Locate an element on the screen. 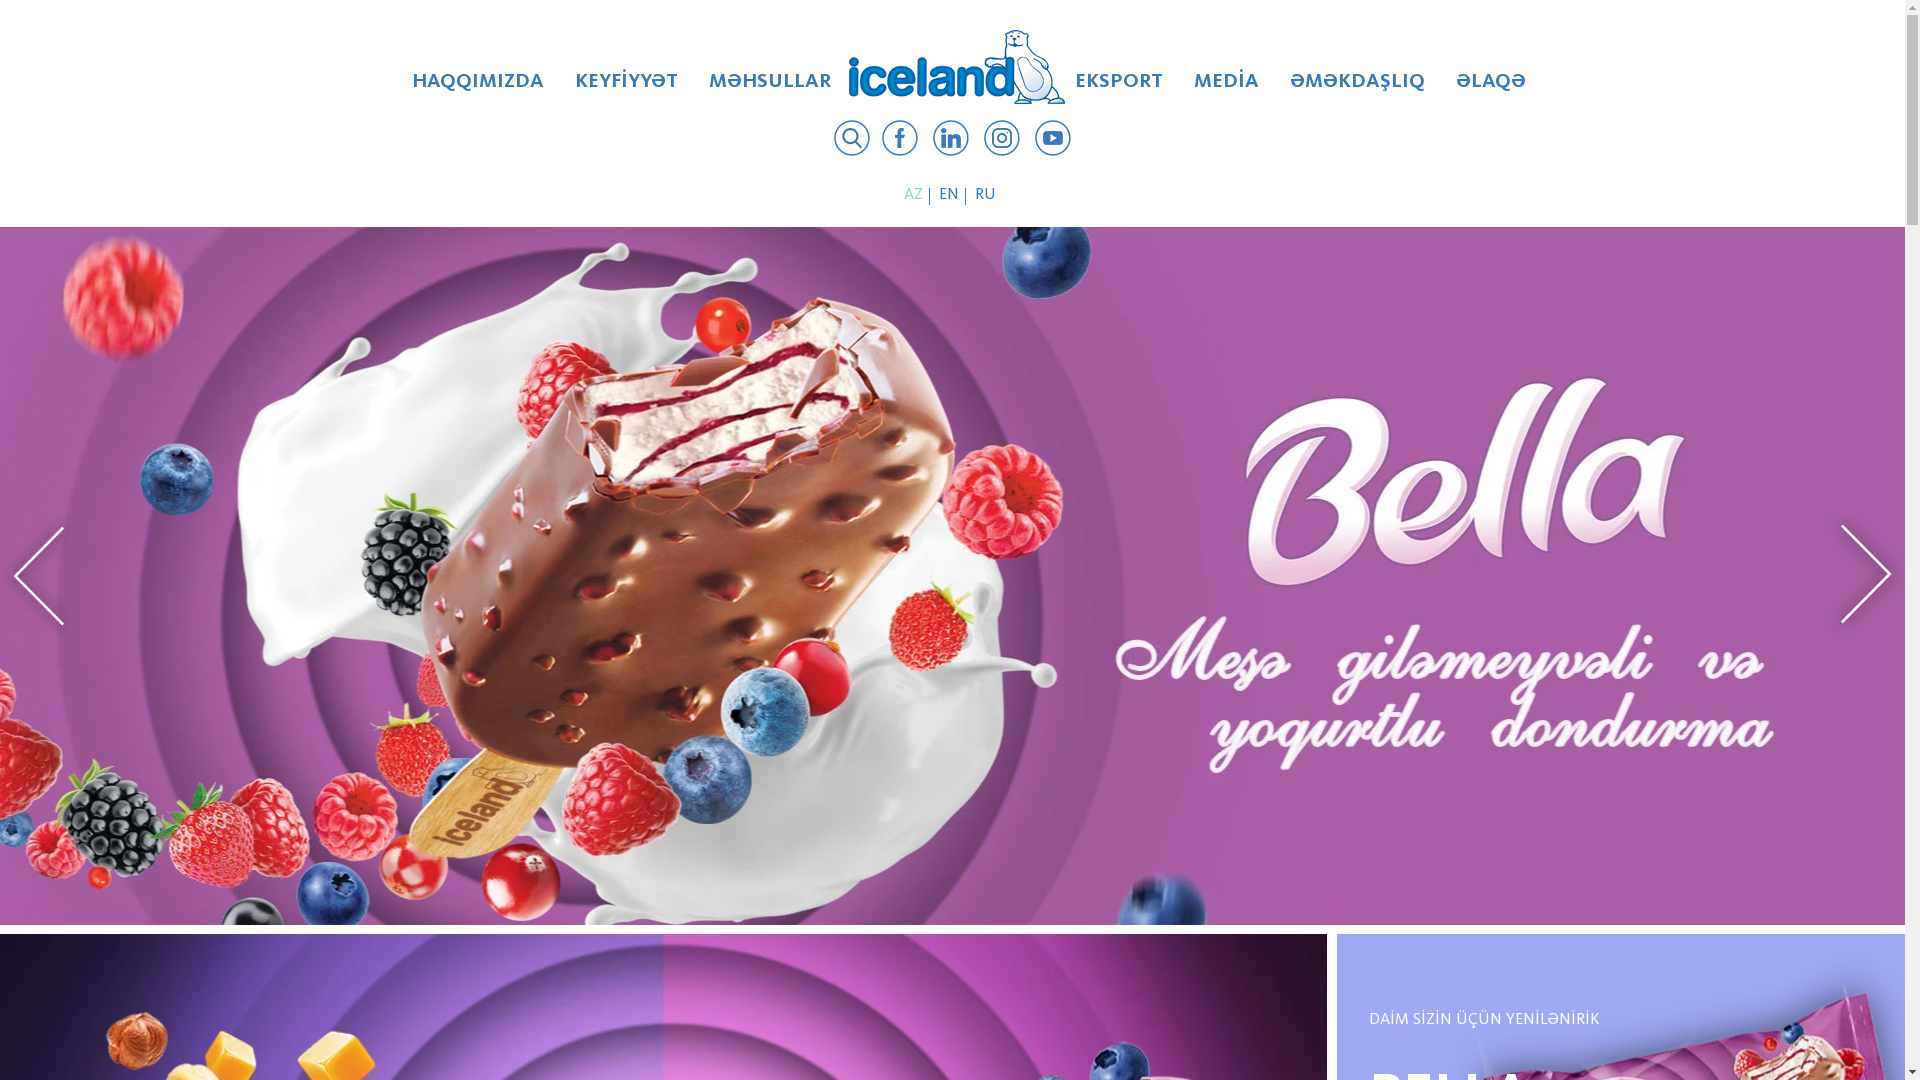 The height and width of the screenshot is (1080, 1920). 'Iceland' is located at coordinates (955, 65).